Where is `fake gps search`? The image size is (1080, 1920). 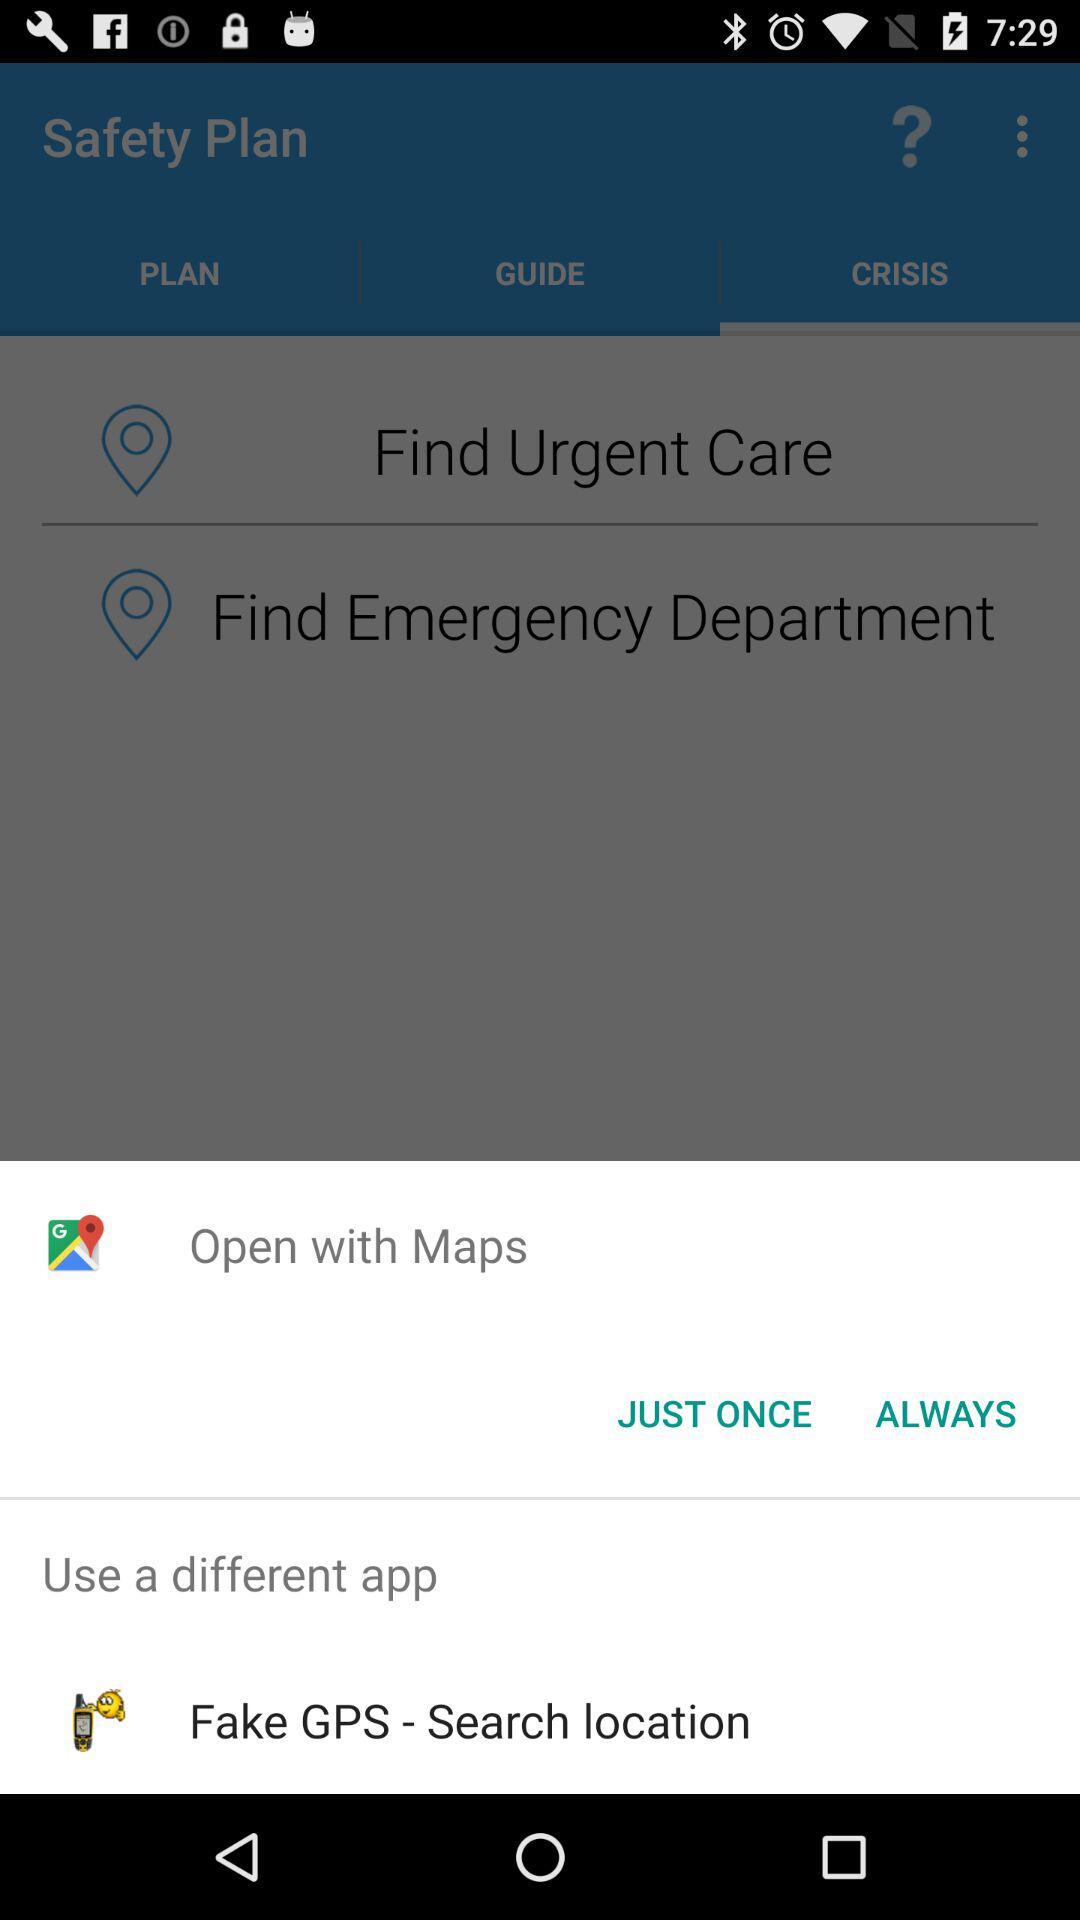
fake gps search is located at coordinates (470, 1719).